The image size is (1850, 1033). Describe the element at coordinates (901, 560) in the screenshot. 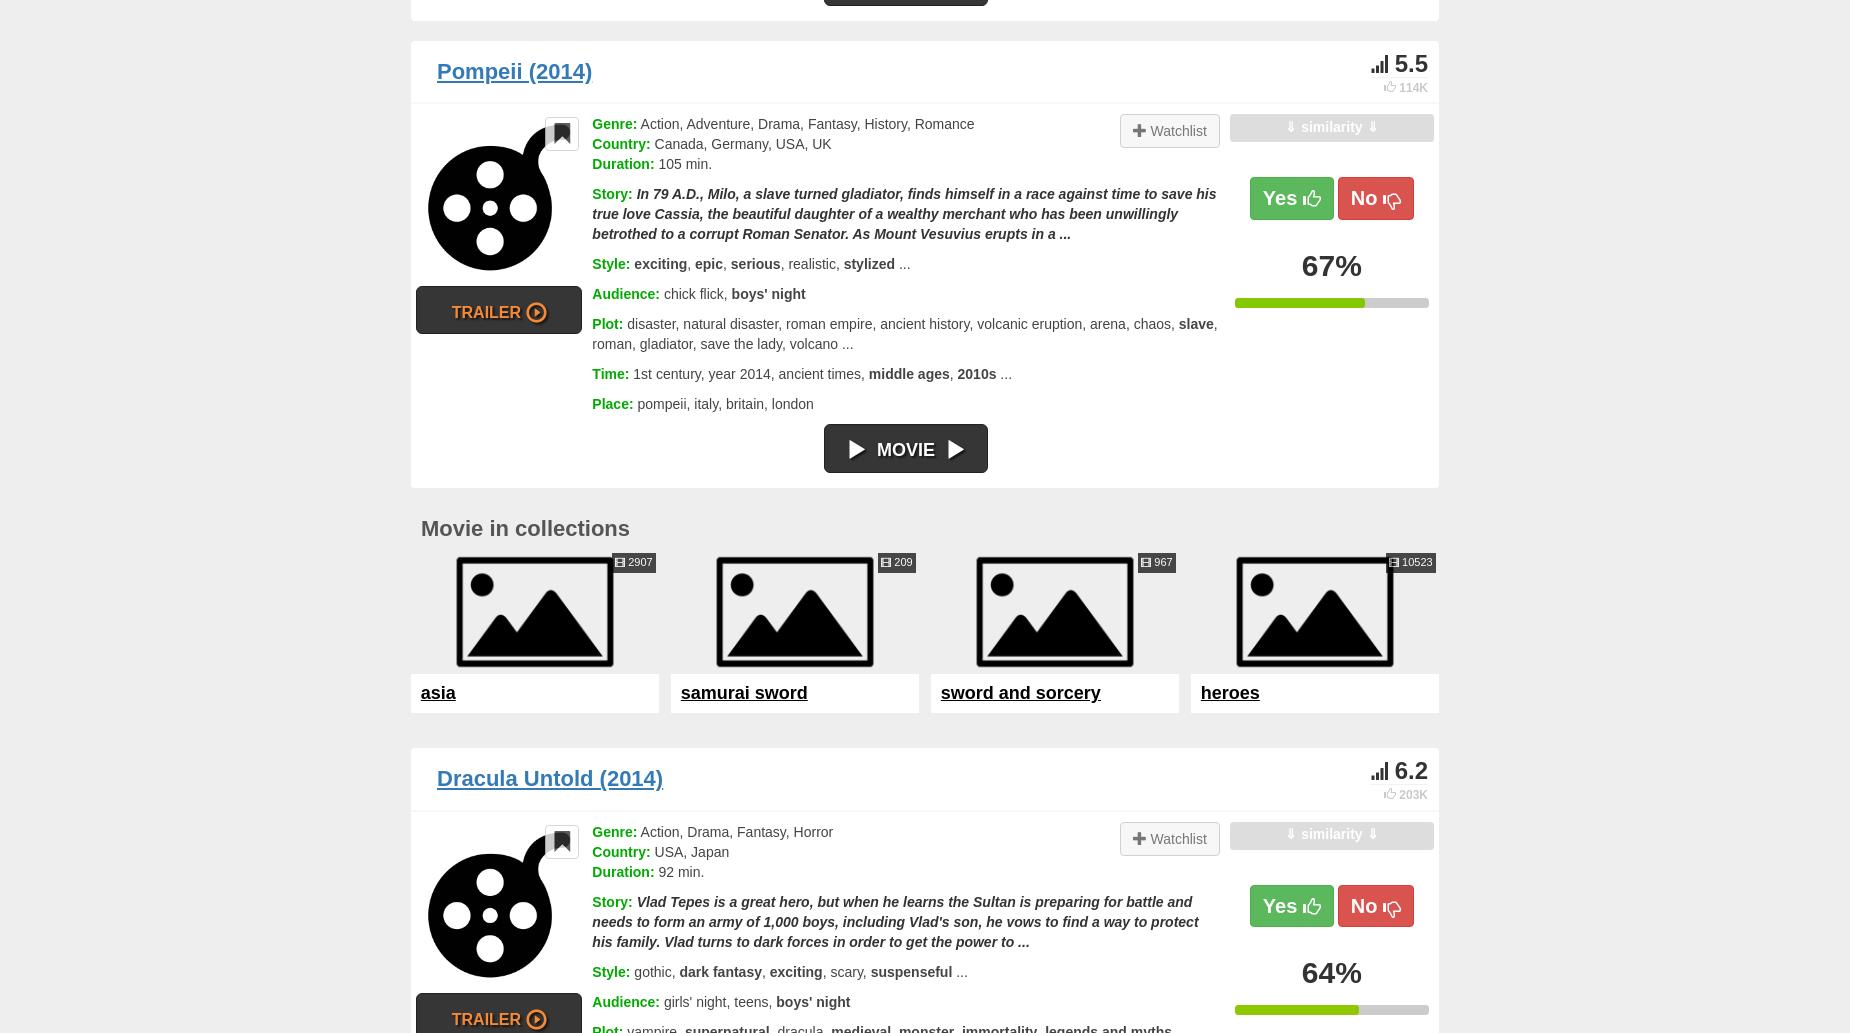

I see `'209'` at that location.